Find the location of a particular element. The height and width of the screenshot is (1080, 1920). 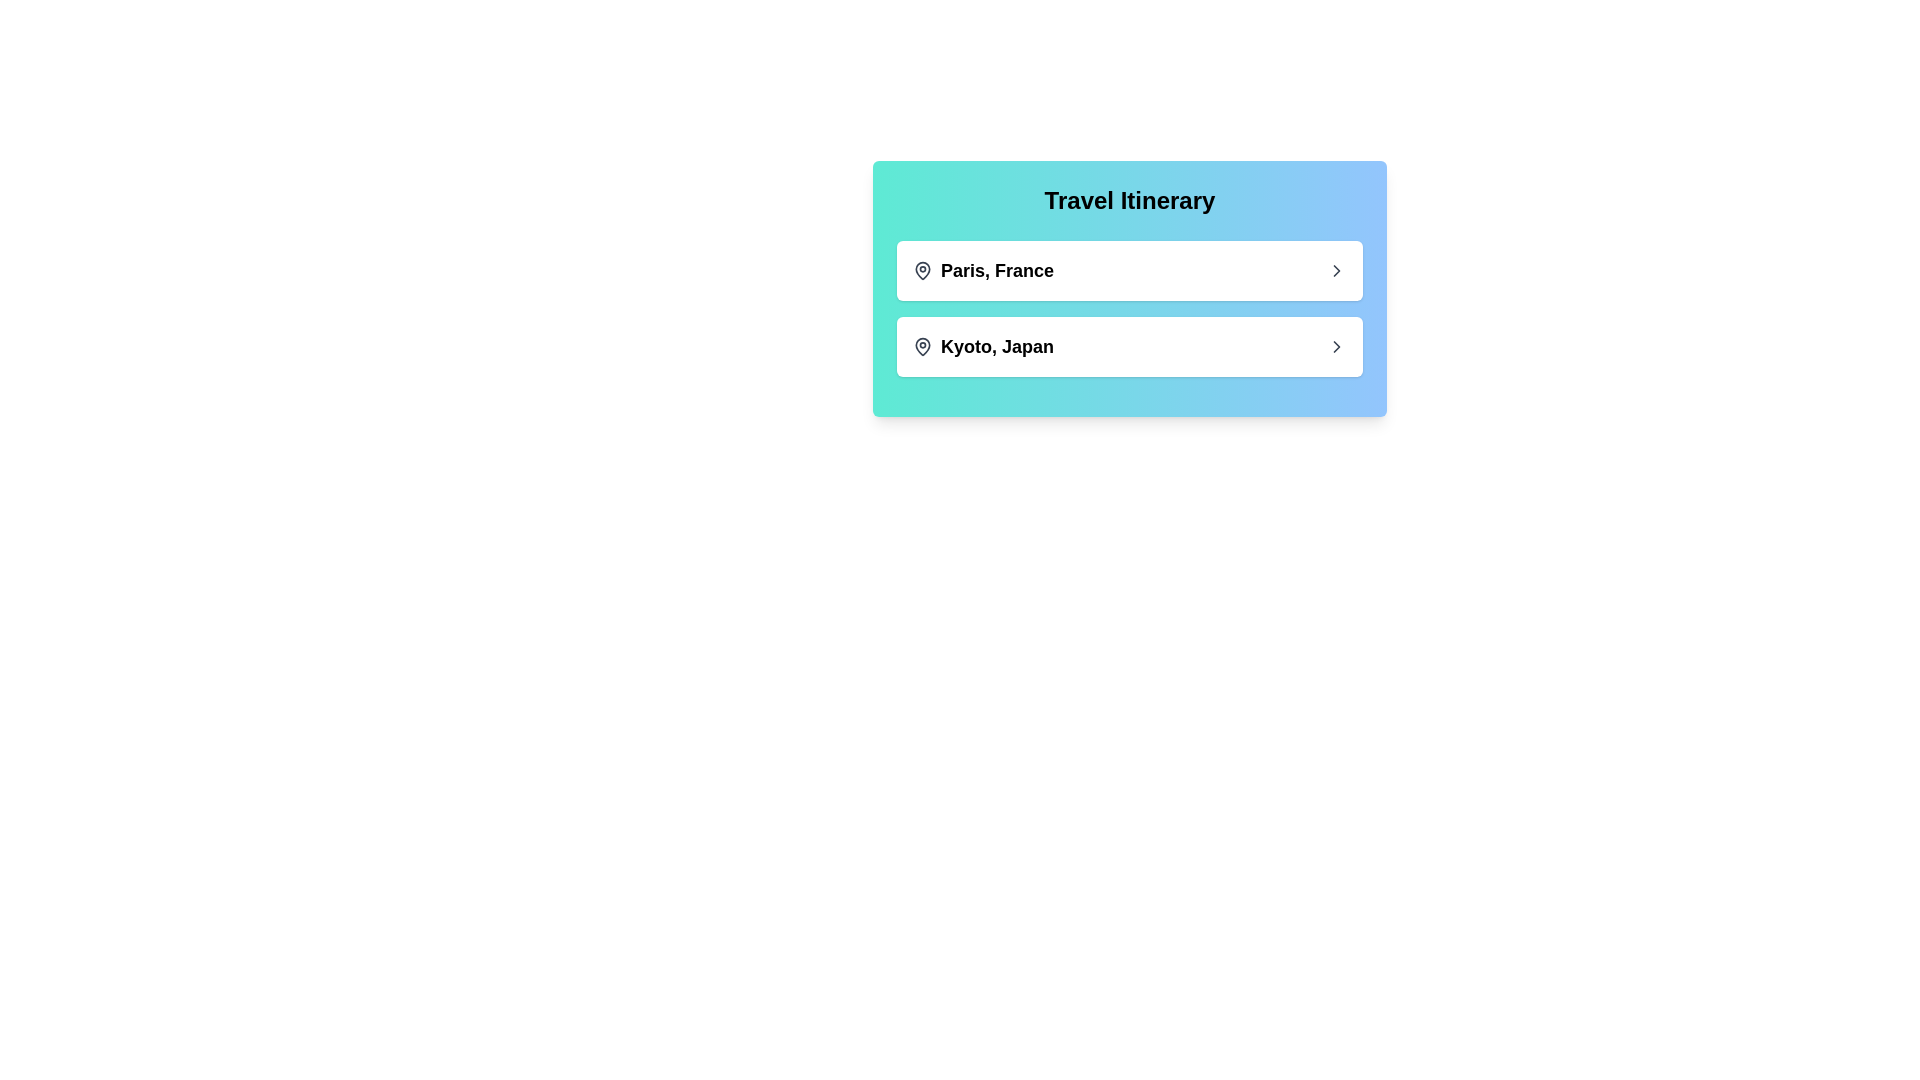

the chevron icon button located at the far right of the entry displaying 'Paris, France' is located at coordinates (1337, 270).